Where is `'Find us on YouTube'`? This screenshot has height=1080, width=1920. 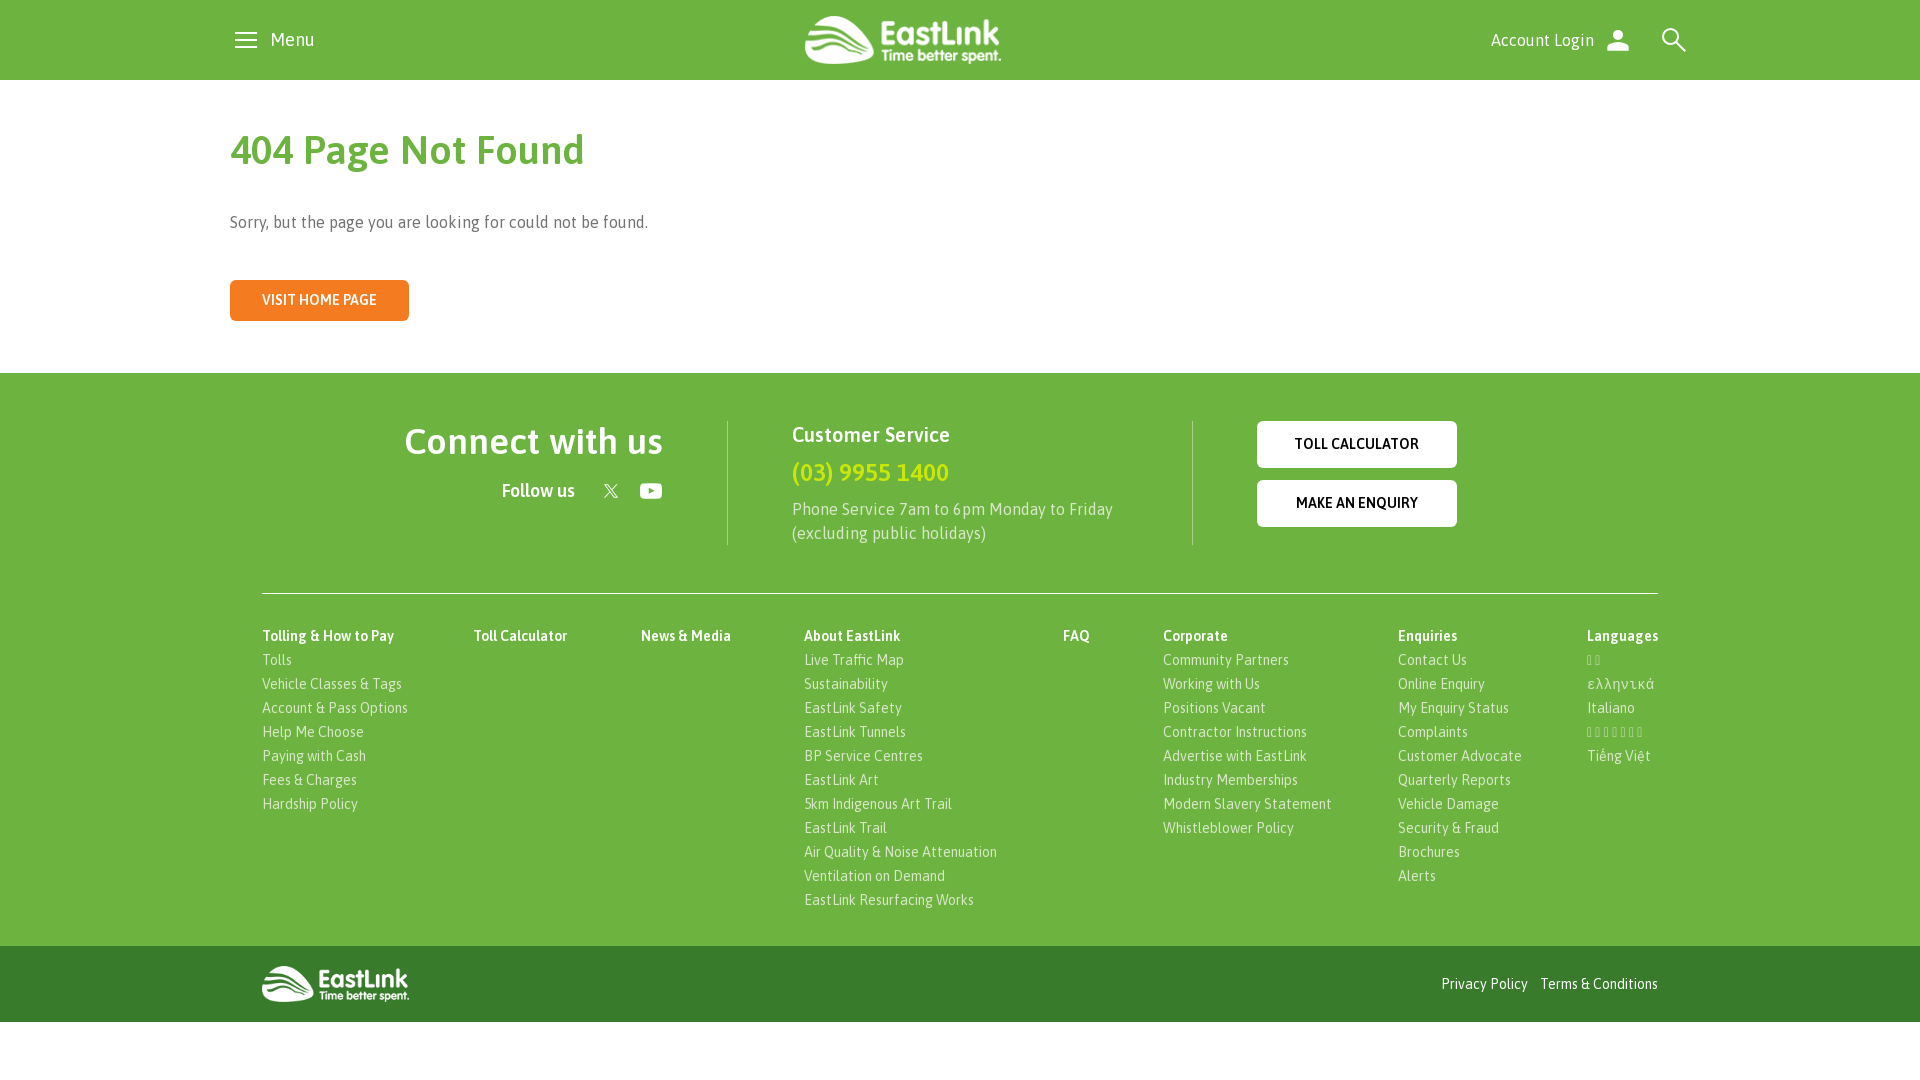
'Find us on YouTube' is located at coordinates (651, 490).